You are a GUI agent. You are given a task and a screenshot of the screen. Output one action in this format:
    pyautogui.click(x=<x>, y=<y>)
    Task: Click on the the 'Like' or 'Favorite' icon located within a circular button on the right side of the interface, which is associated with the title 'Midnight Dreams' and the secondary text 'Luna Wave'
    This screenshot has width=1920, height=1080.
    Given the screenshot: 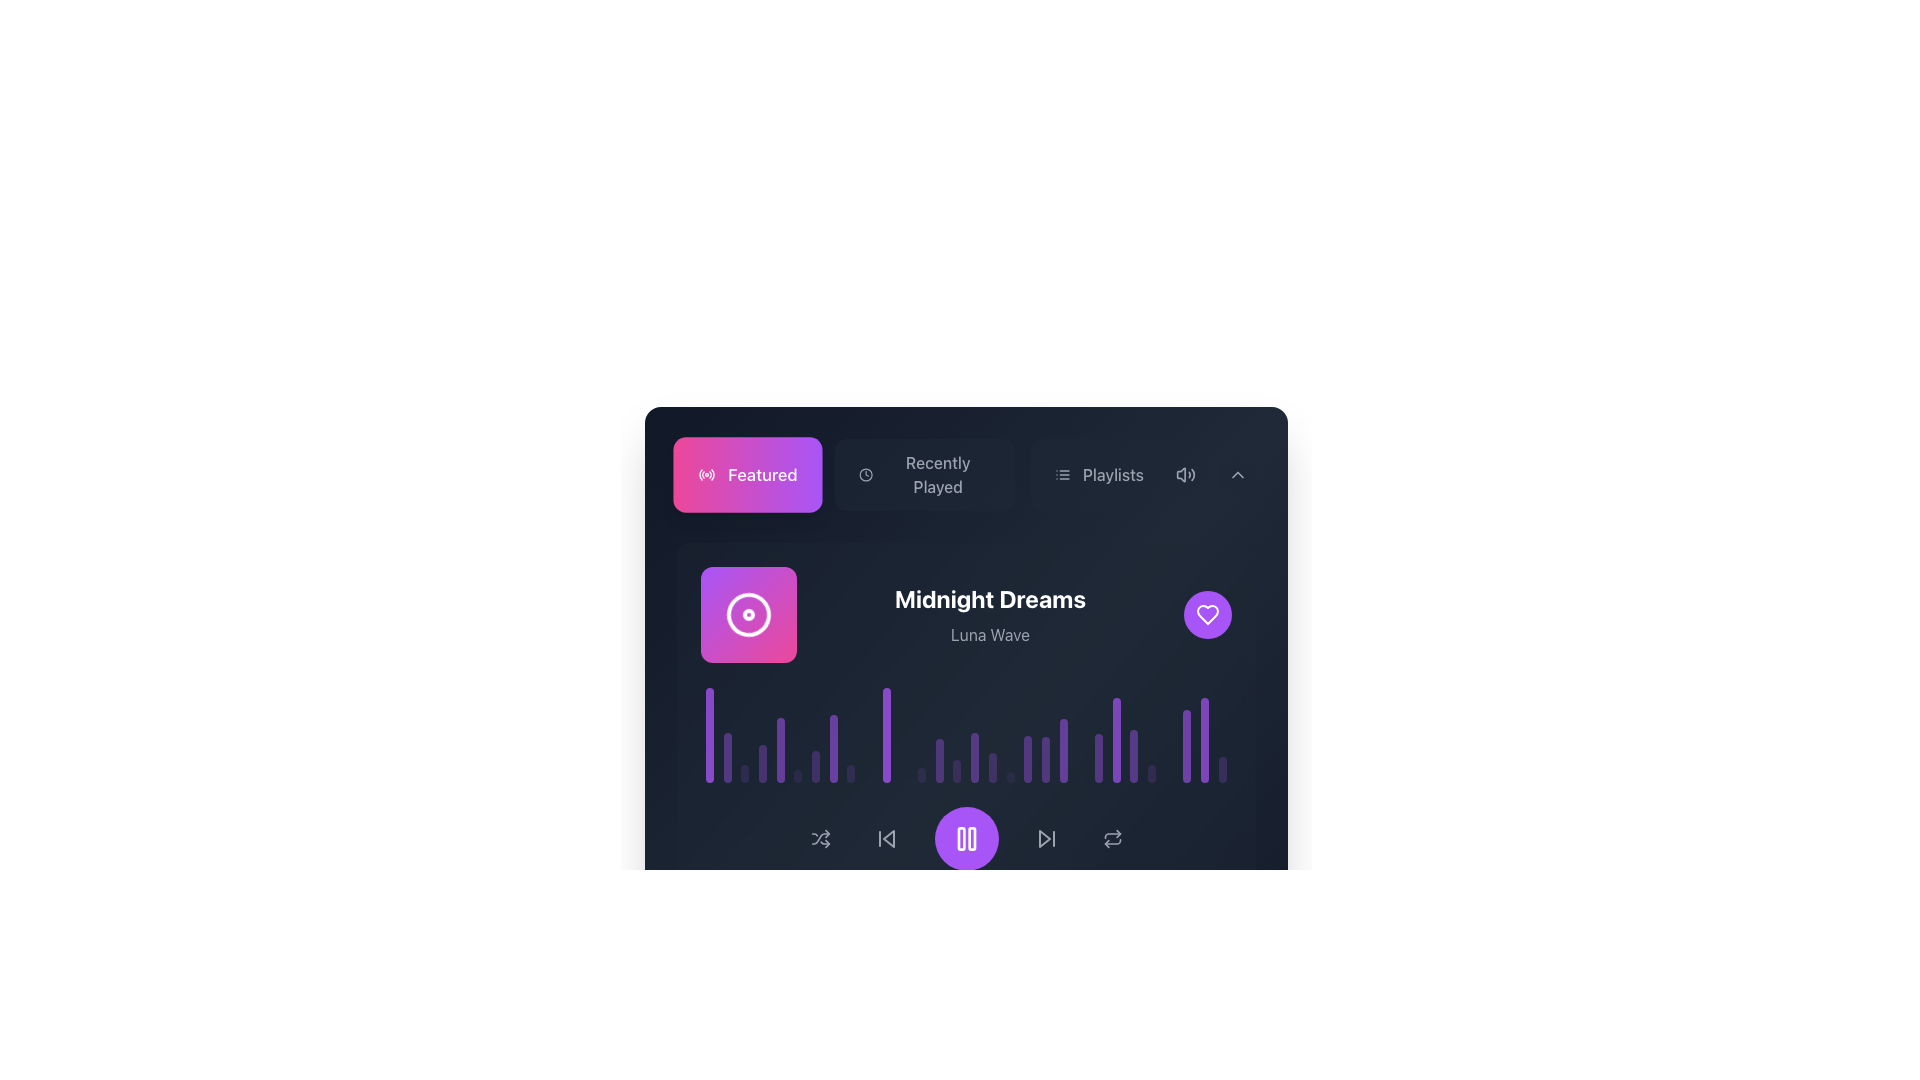 What is the action you would take?
    pyautogui.click(x=1207, y=613)
    